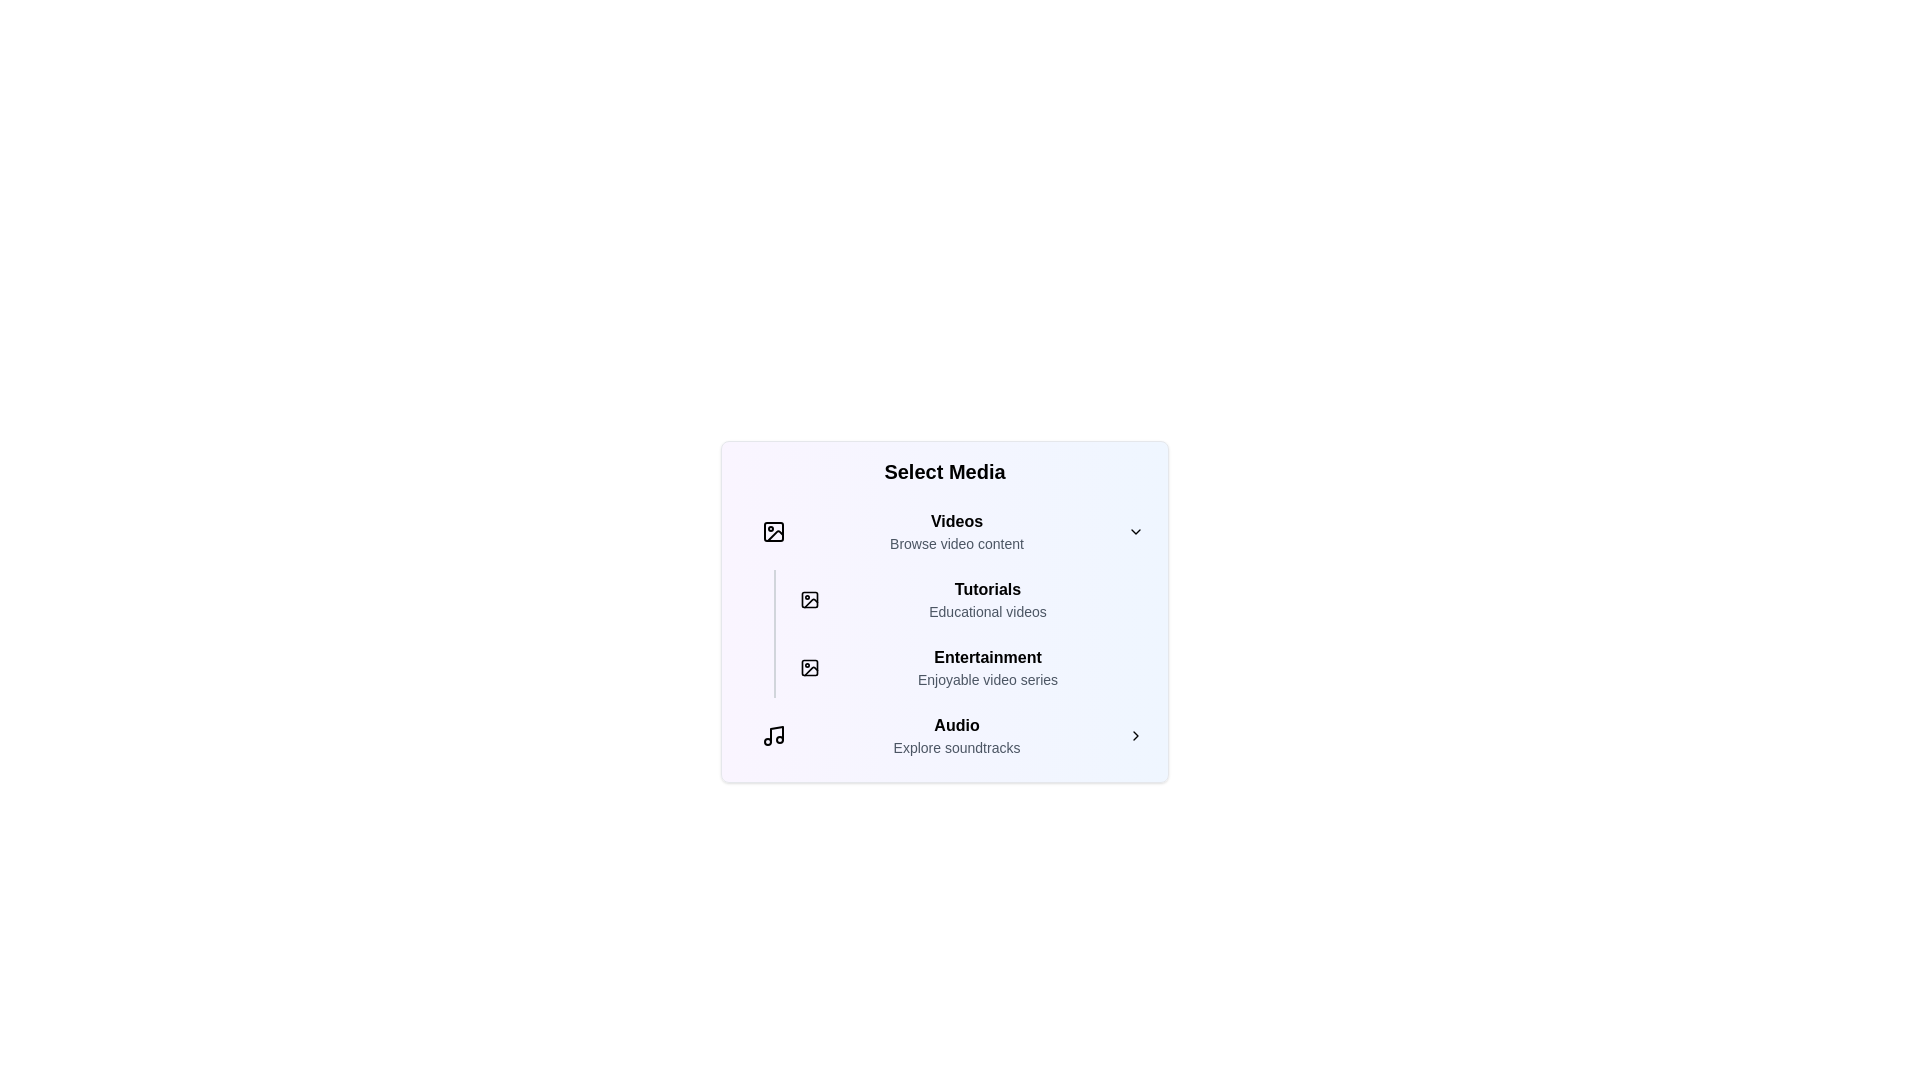  What do you see at coordinates (963, 633) in the screenshot?
I see `the icons in the 'Tutorials' and 'Entertainment' grouped list item for additional options` at bounding box center [963, 633].